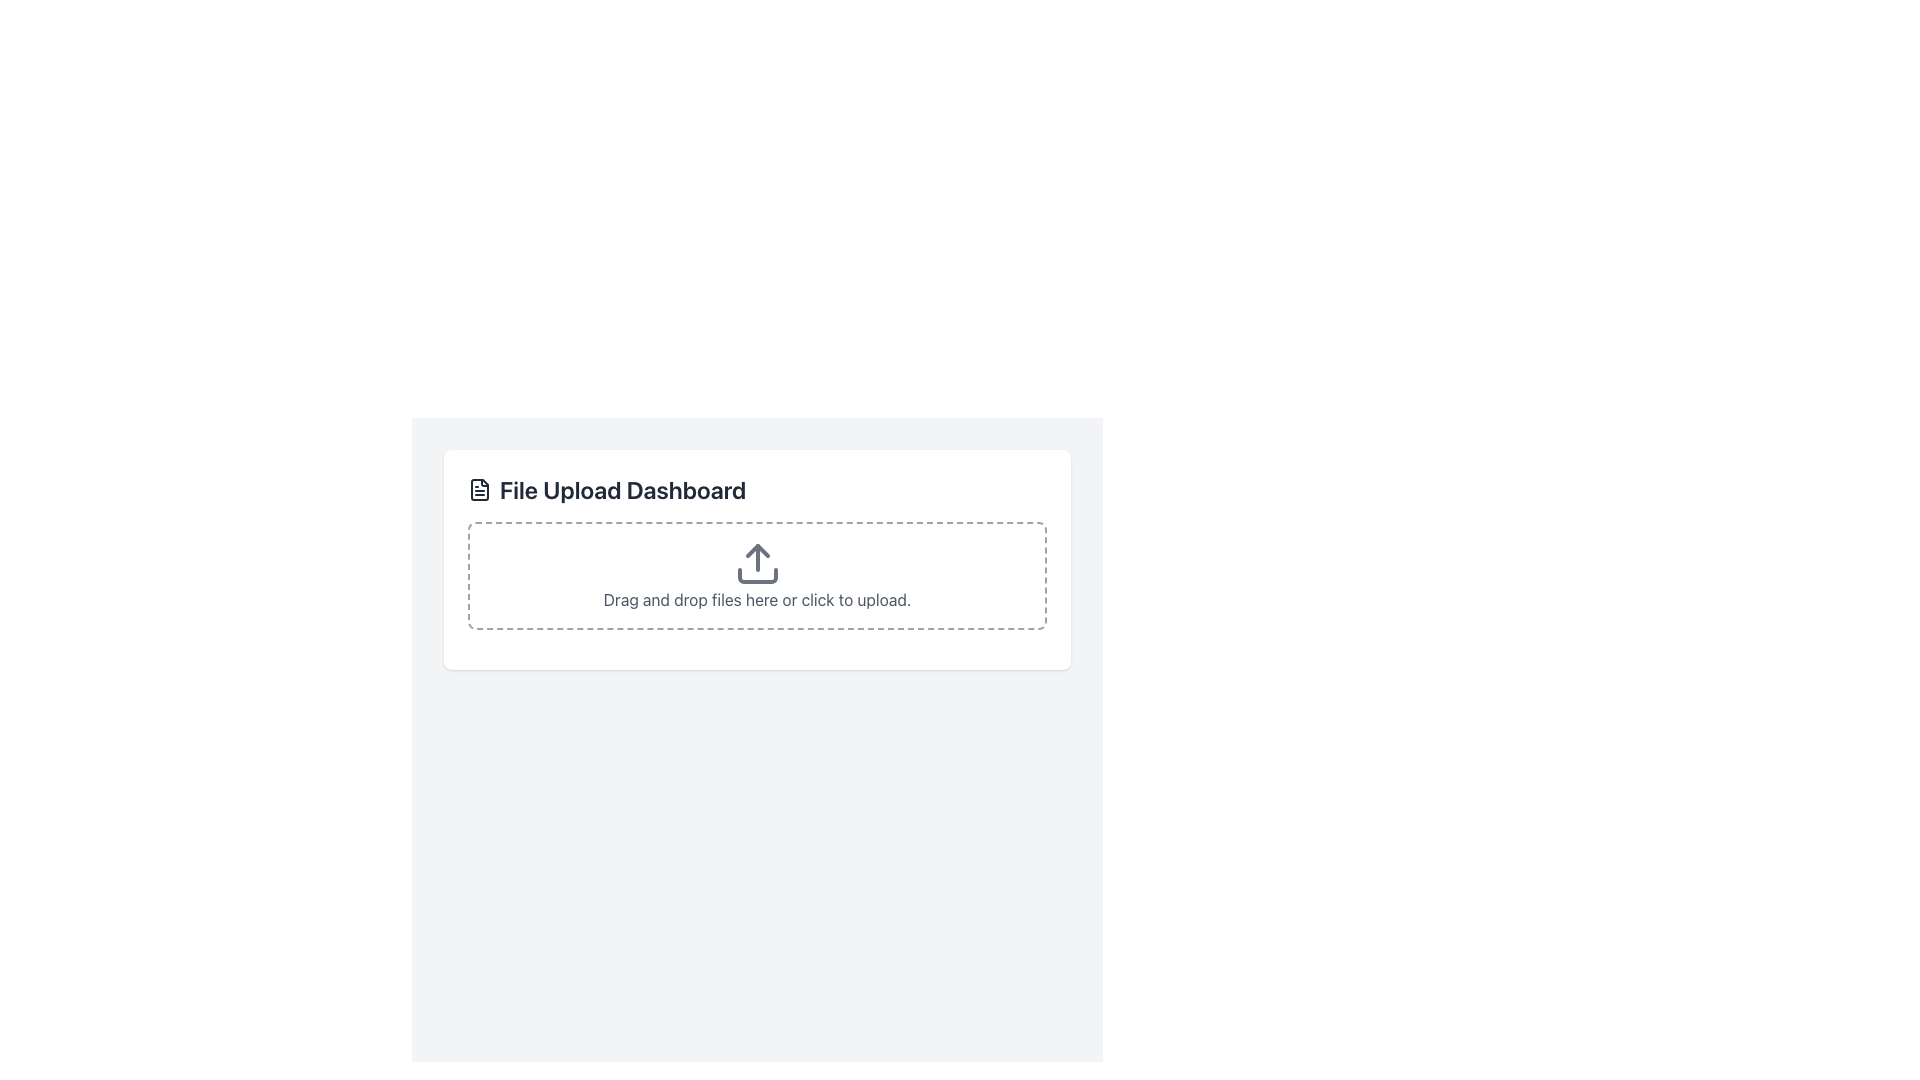  I want to click on and drop files onto the file upload input area located within the 'File Upload Dashboard', so click(756, 575).